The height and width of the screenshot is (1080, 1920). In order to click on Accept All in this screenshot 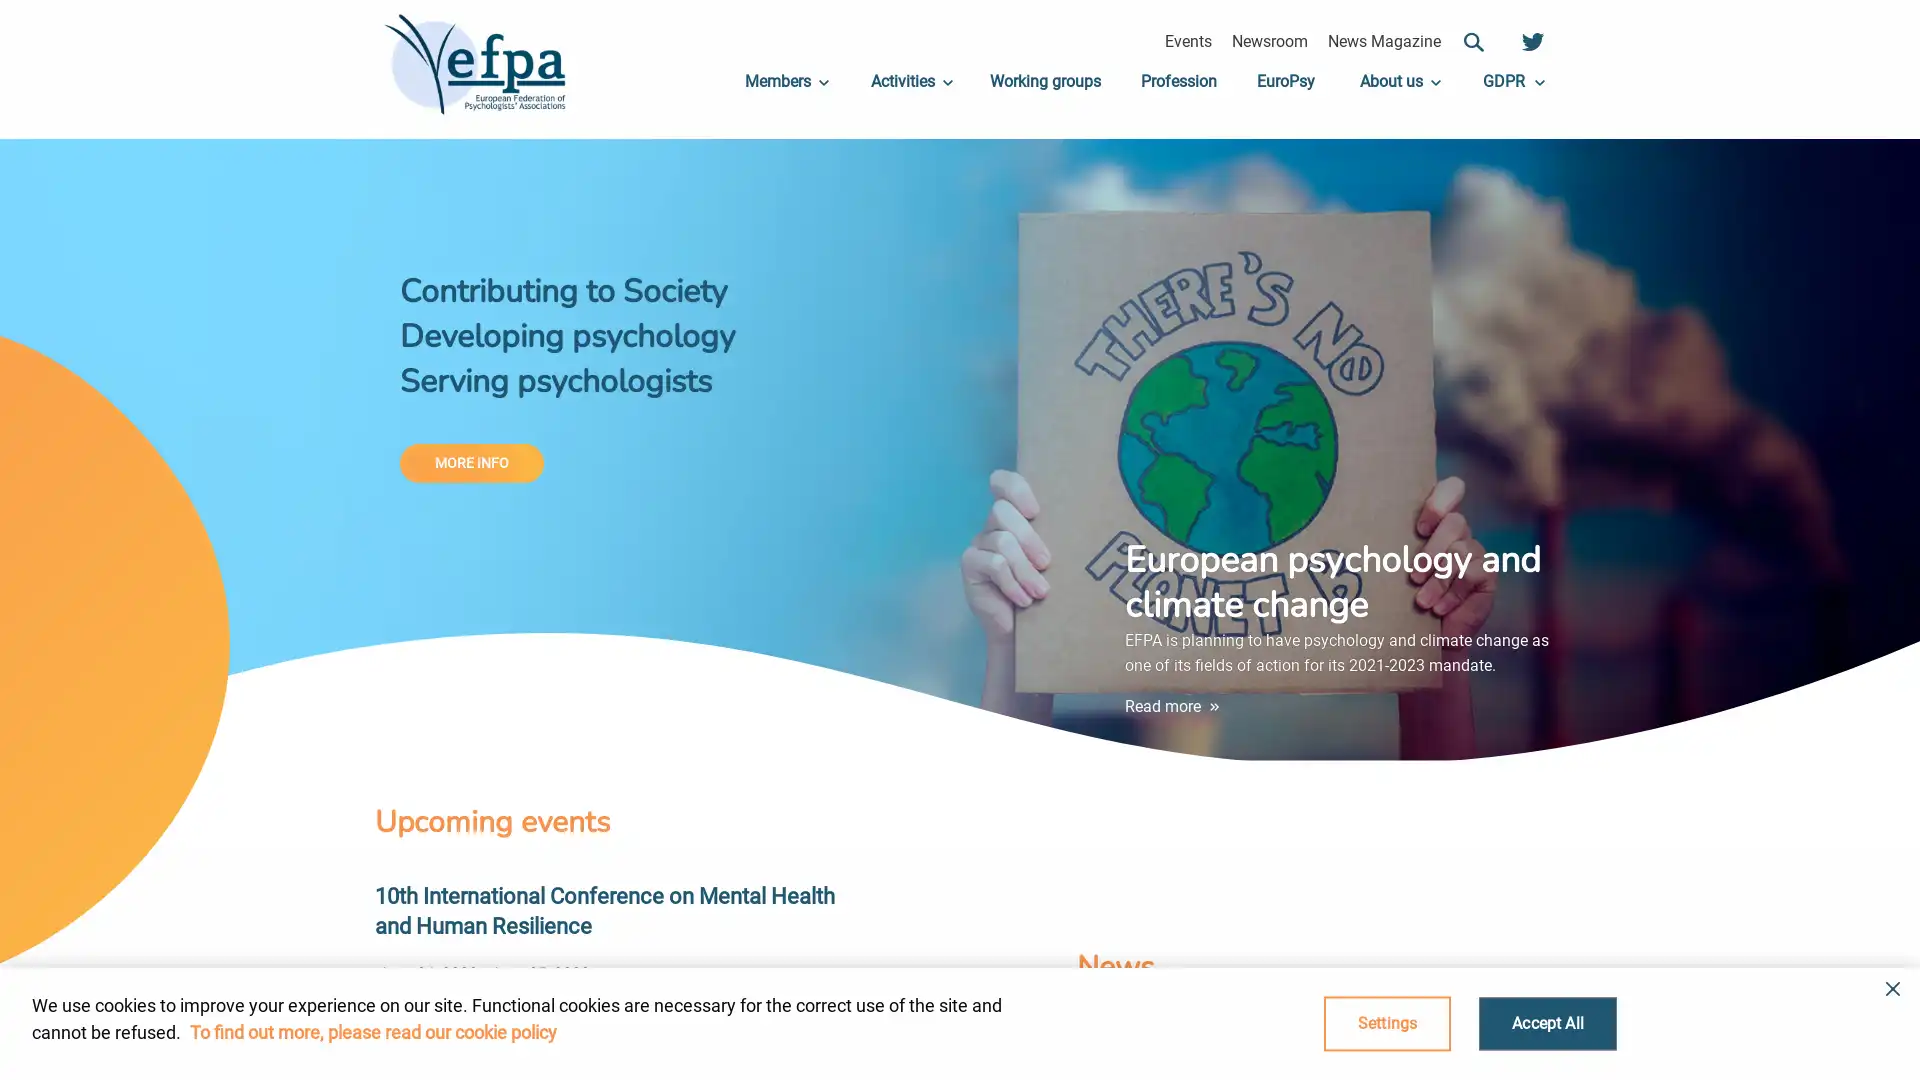, I will do `click(1546, 1023)`.